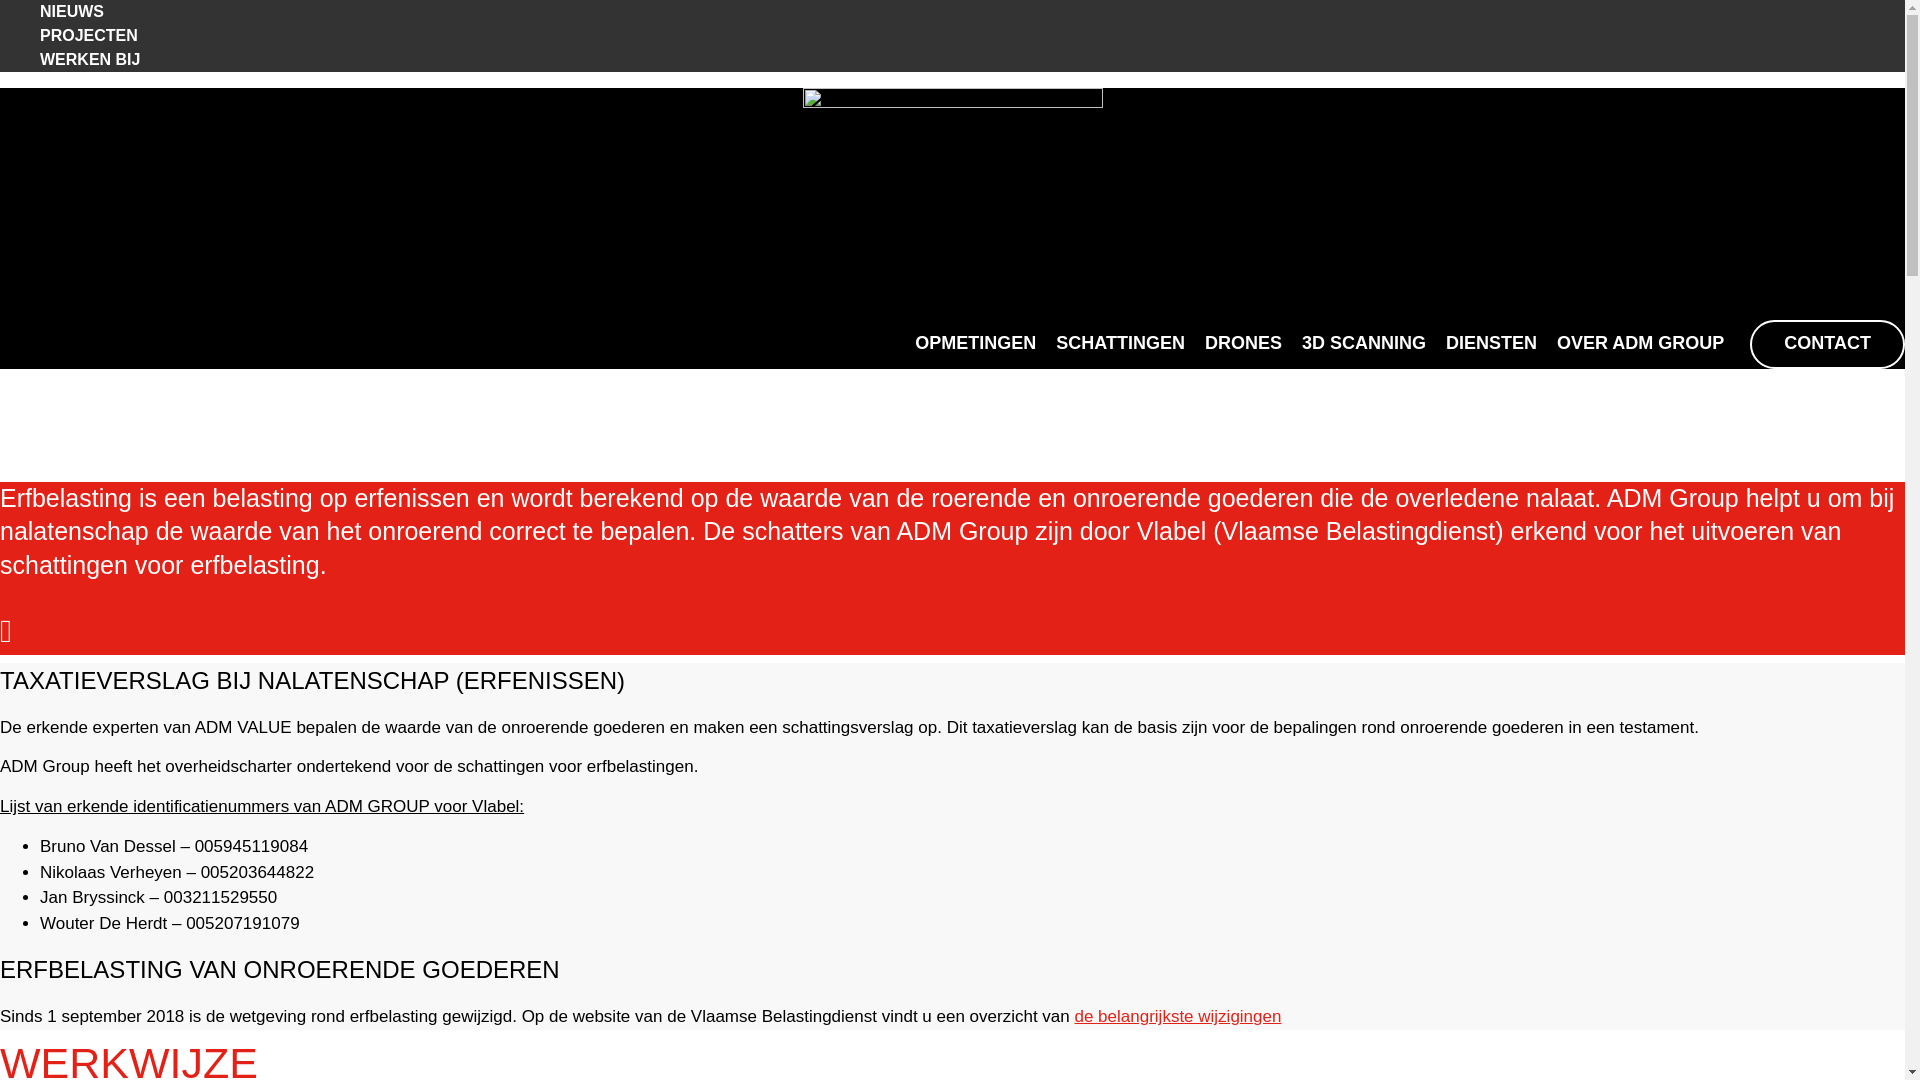 The height and width of the screenshot is (1080, 1920). I want to click on '3D SCANNING', so click(1362, 343).